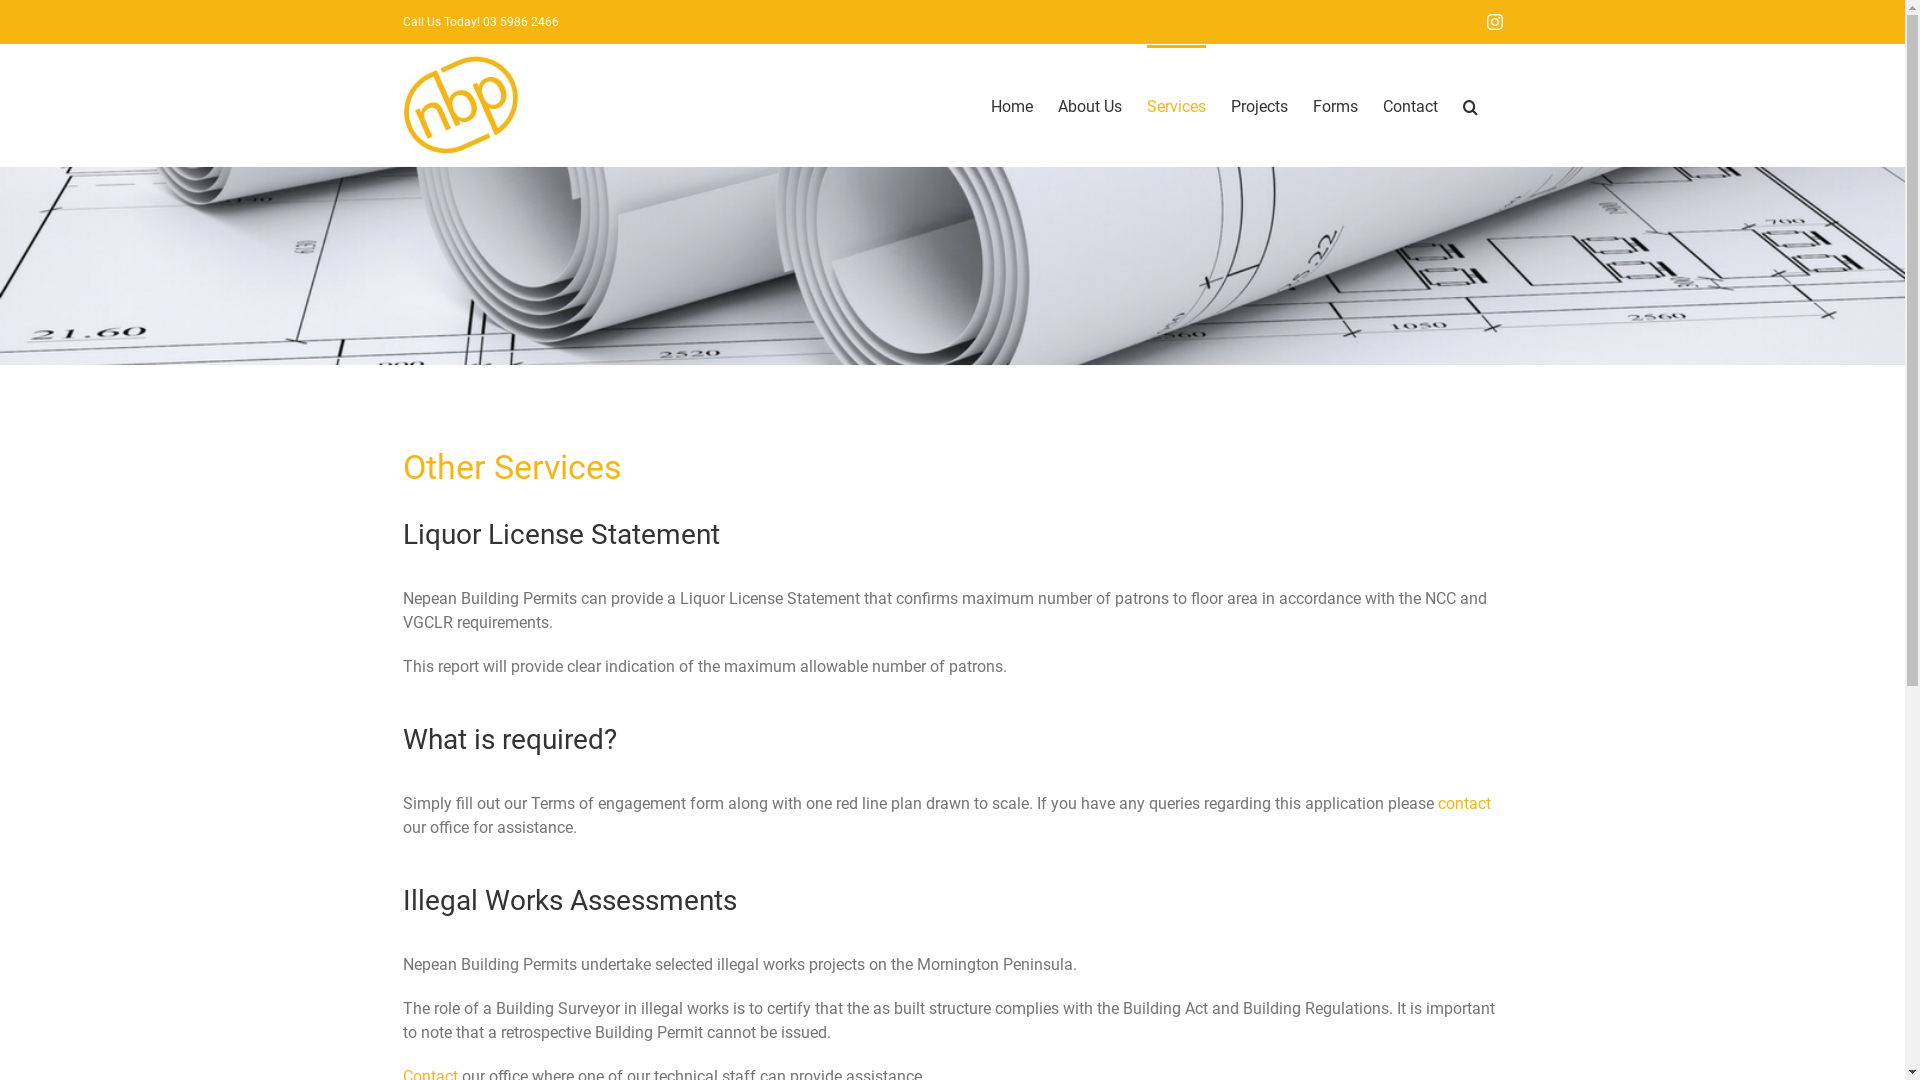 The image size is (1920, 1080). I want to click on 'Search', so click(1469, 104).